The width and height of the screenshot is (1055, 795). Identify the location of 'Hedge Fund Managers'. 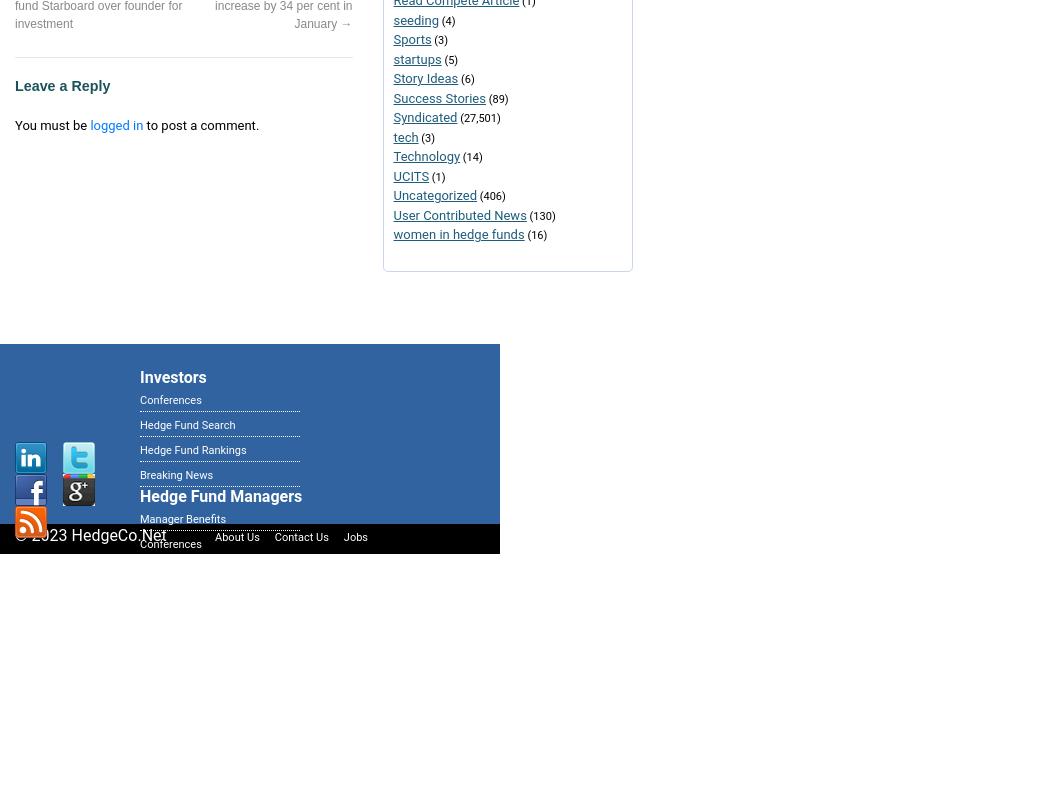
(220, 496).